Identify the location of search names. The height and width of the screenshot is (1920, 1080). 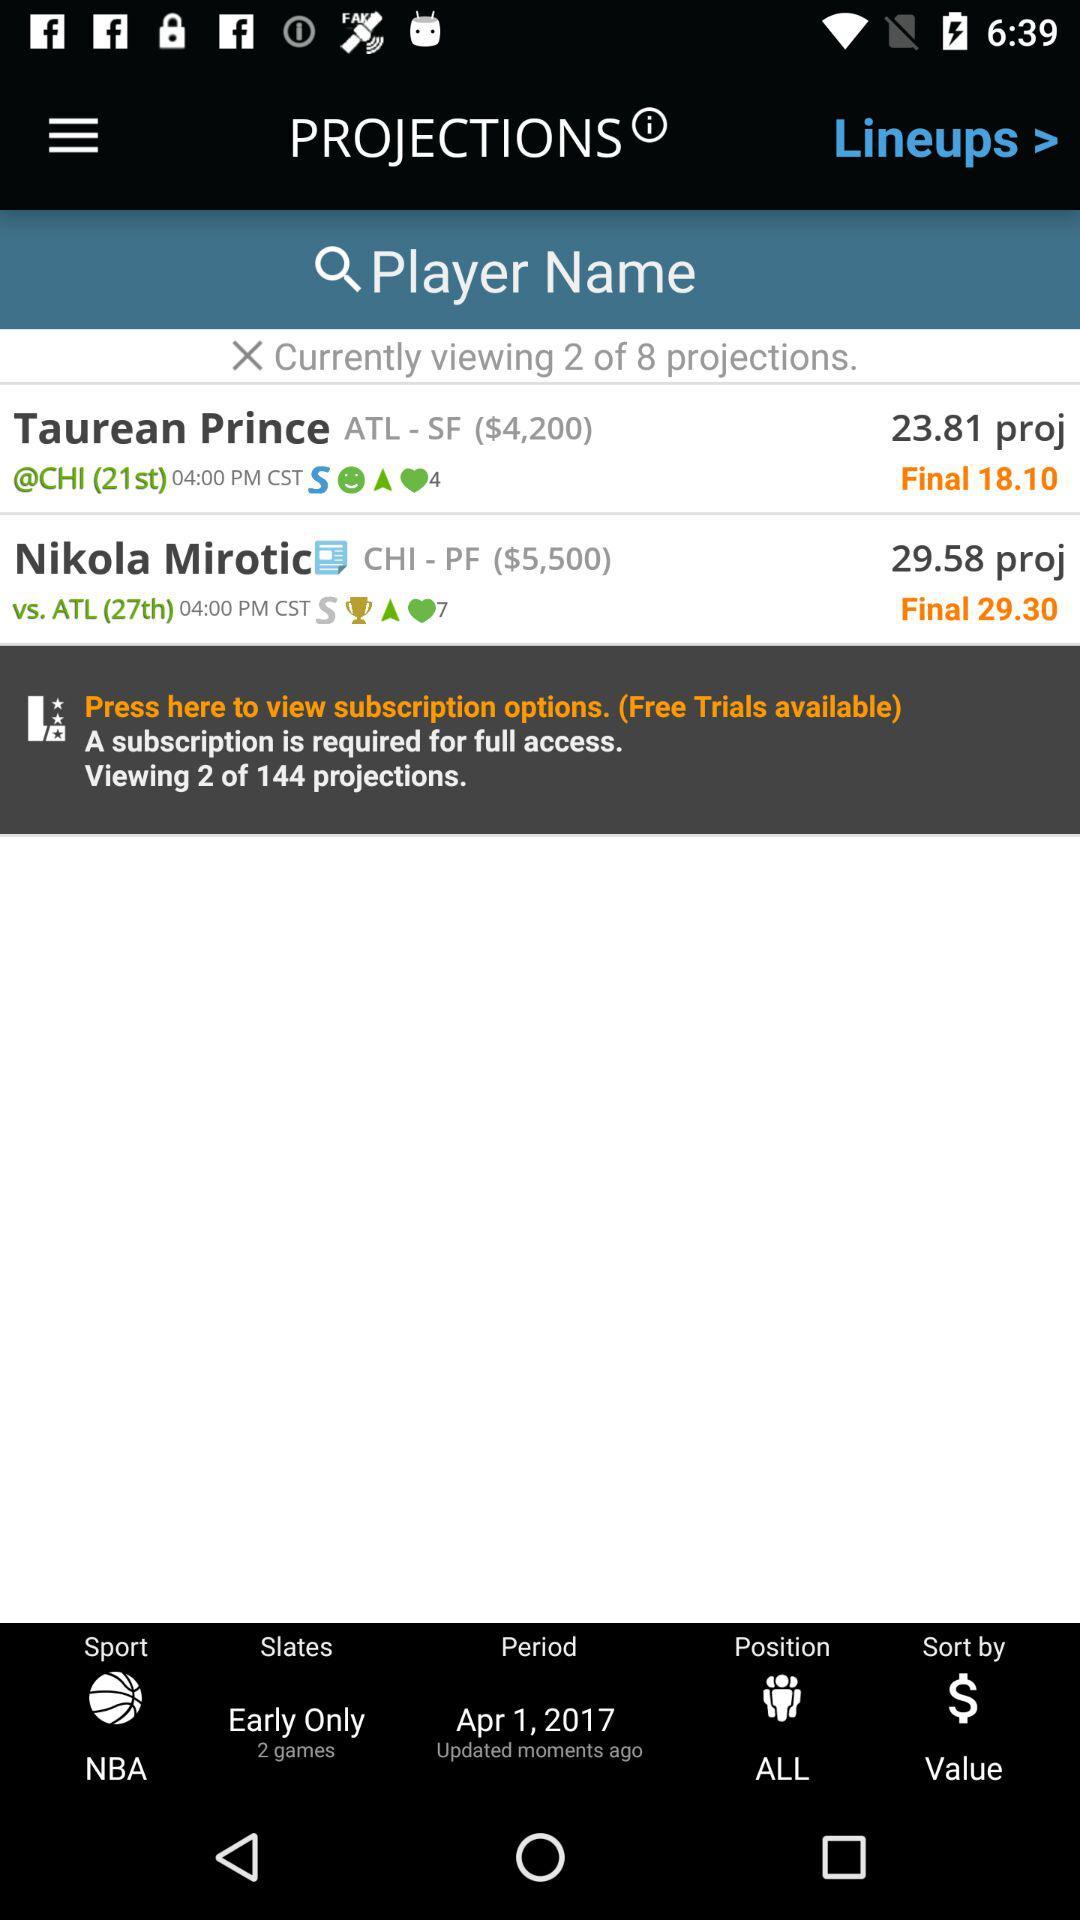
(500, 268).